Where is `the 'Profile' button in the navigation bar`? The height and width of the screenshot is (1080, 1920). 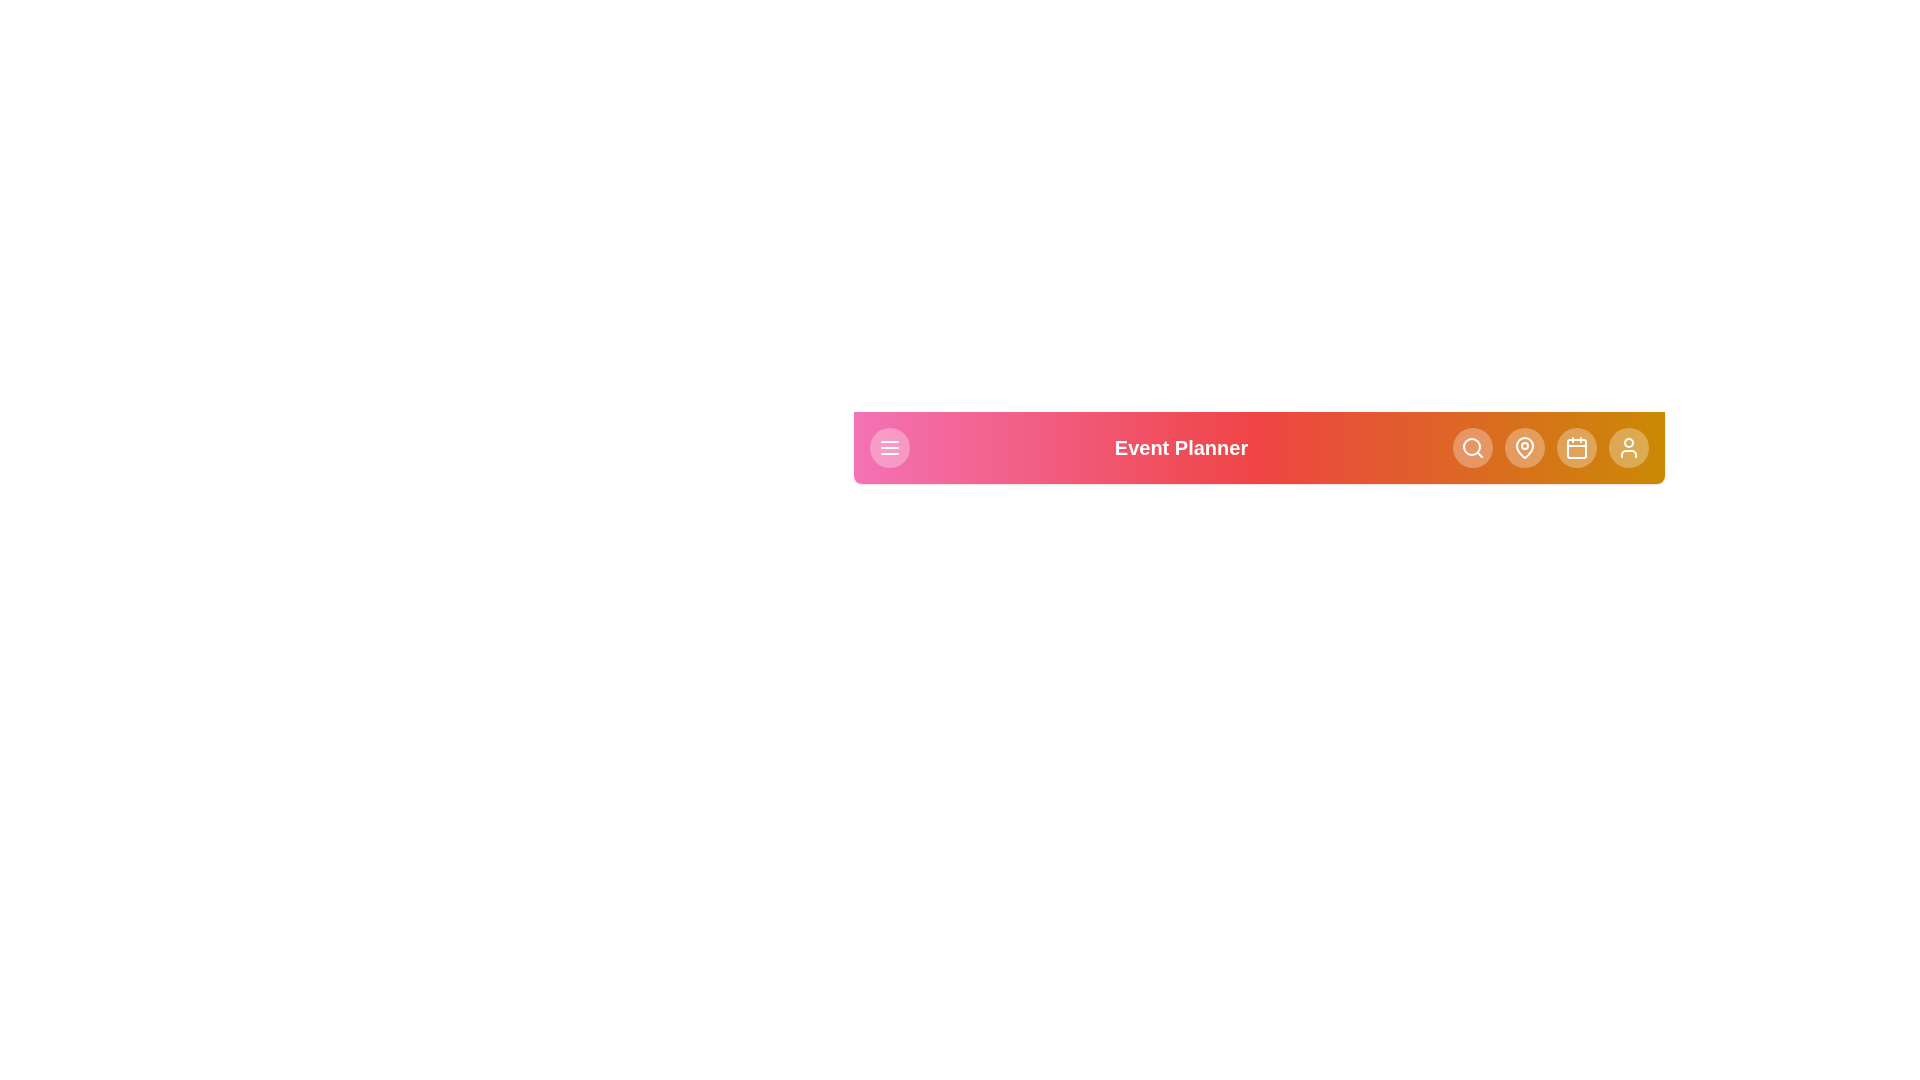
the 'Profile' button in the navigation bar is located at coordinates (1628, 446).